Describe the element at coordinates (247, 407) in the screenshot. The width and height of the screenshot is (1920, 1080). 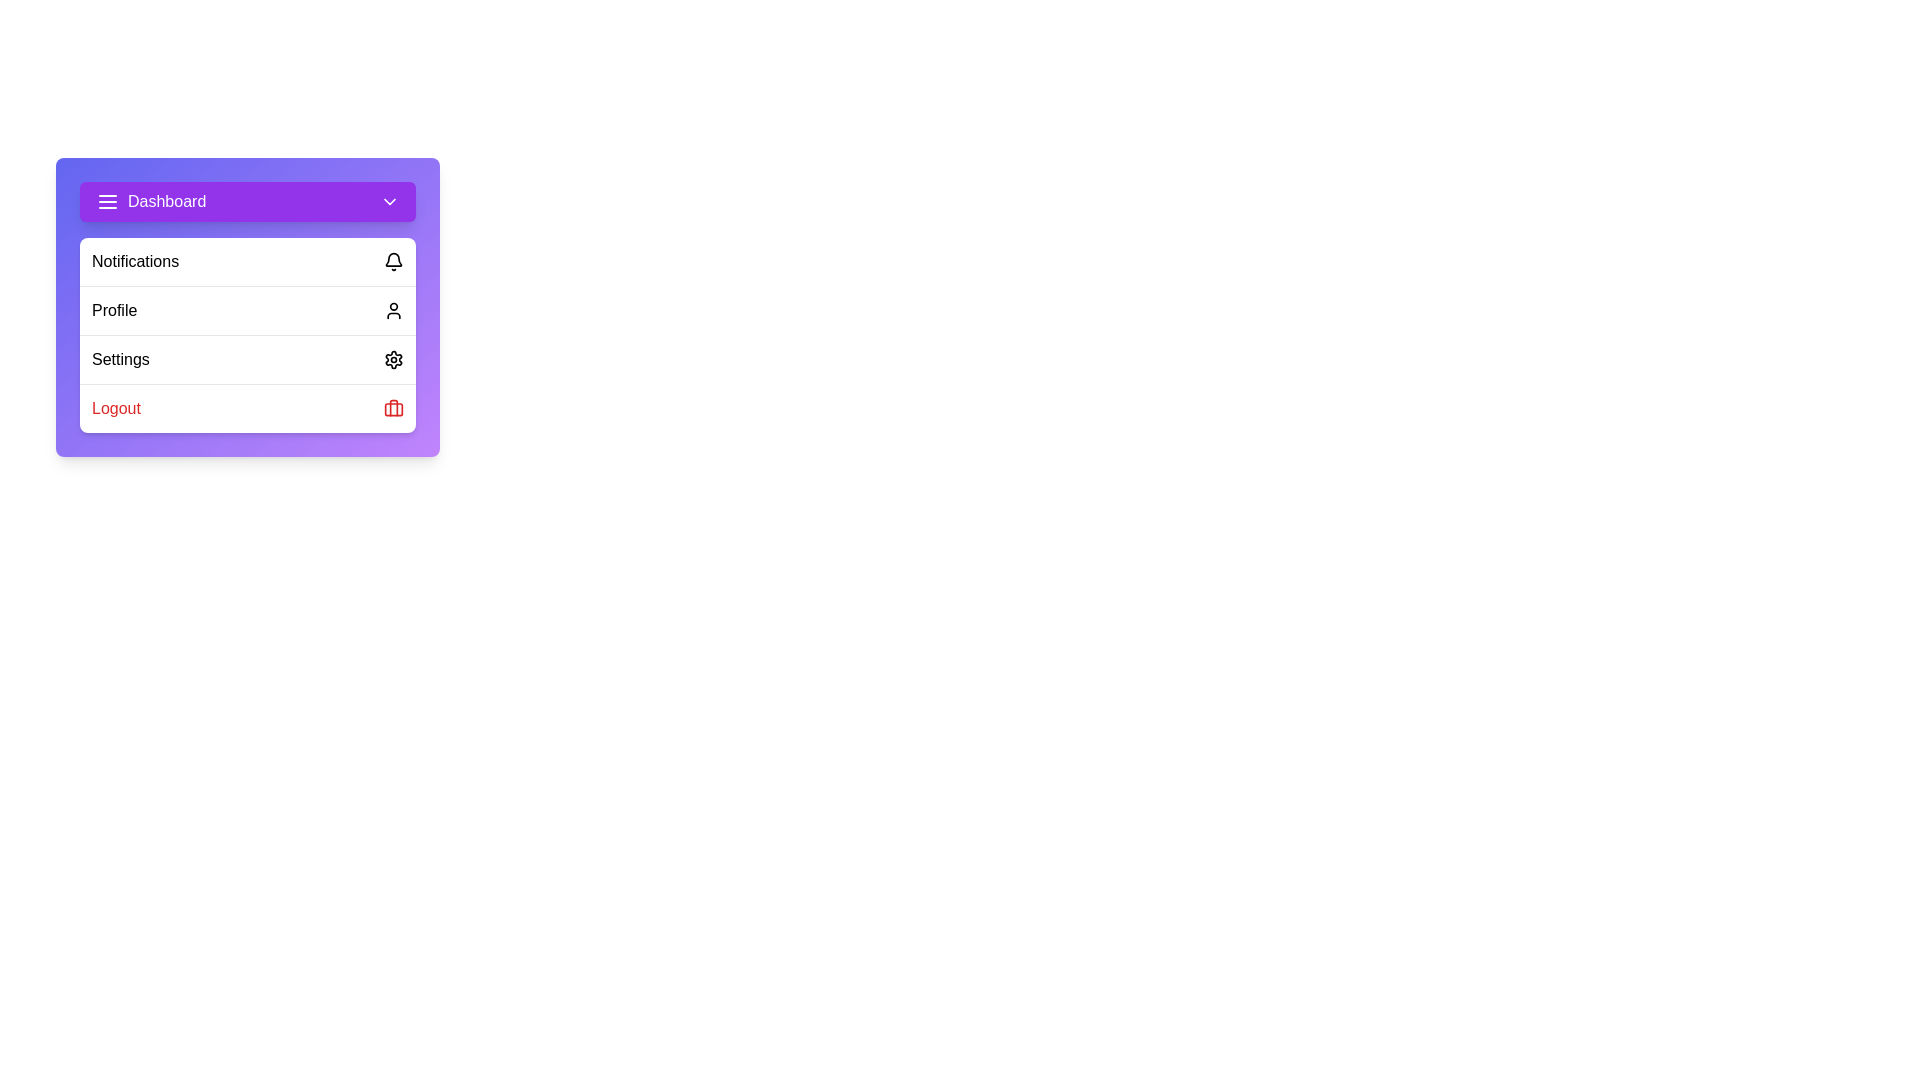
I see `the 'Logout' option in the menu` at that location.